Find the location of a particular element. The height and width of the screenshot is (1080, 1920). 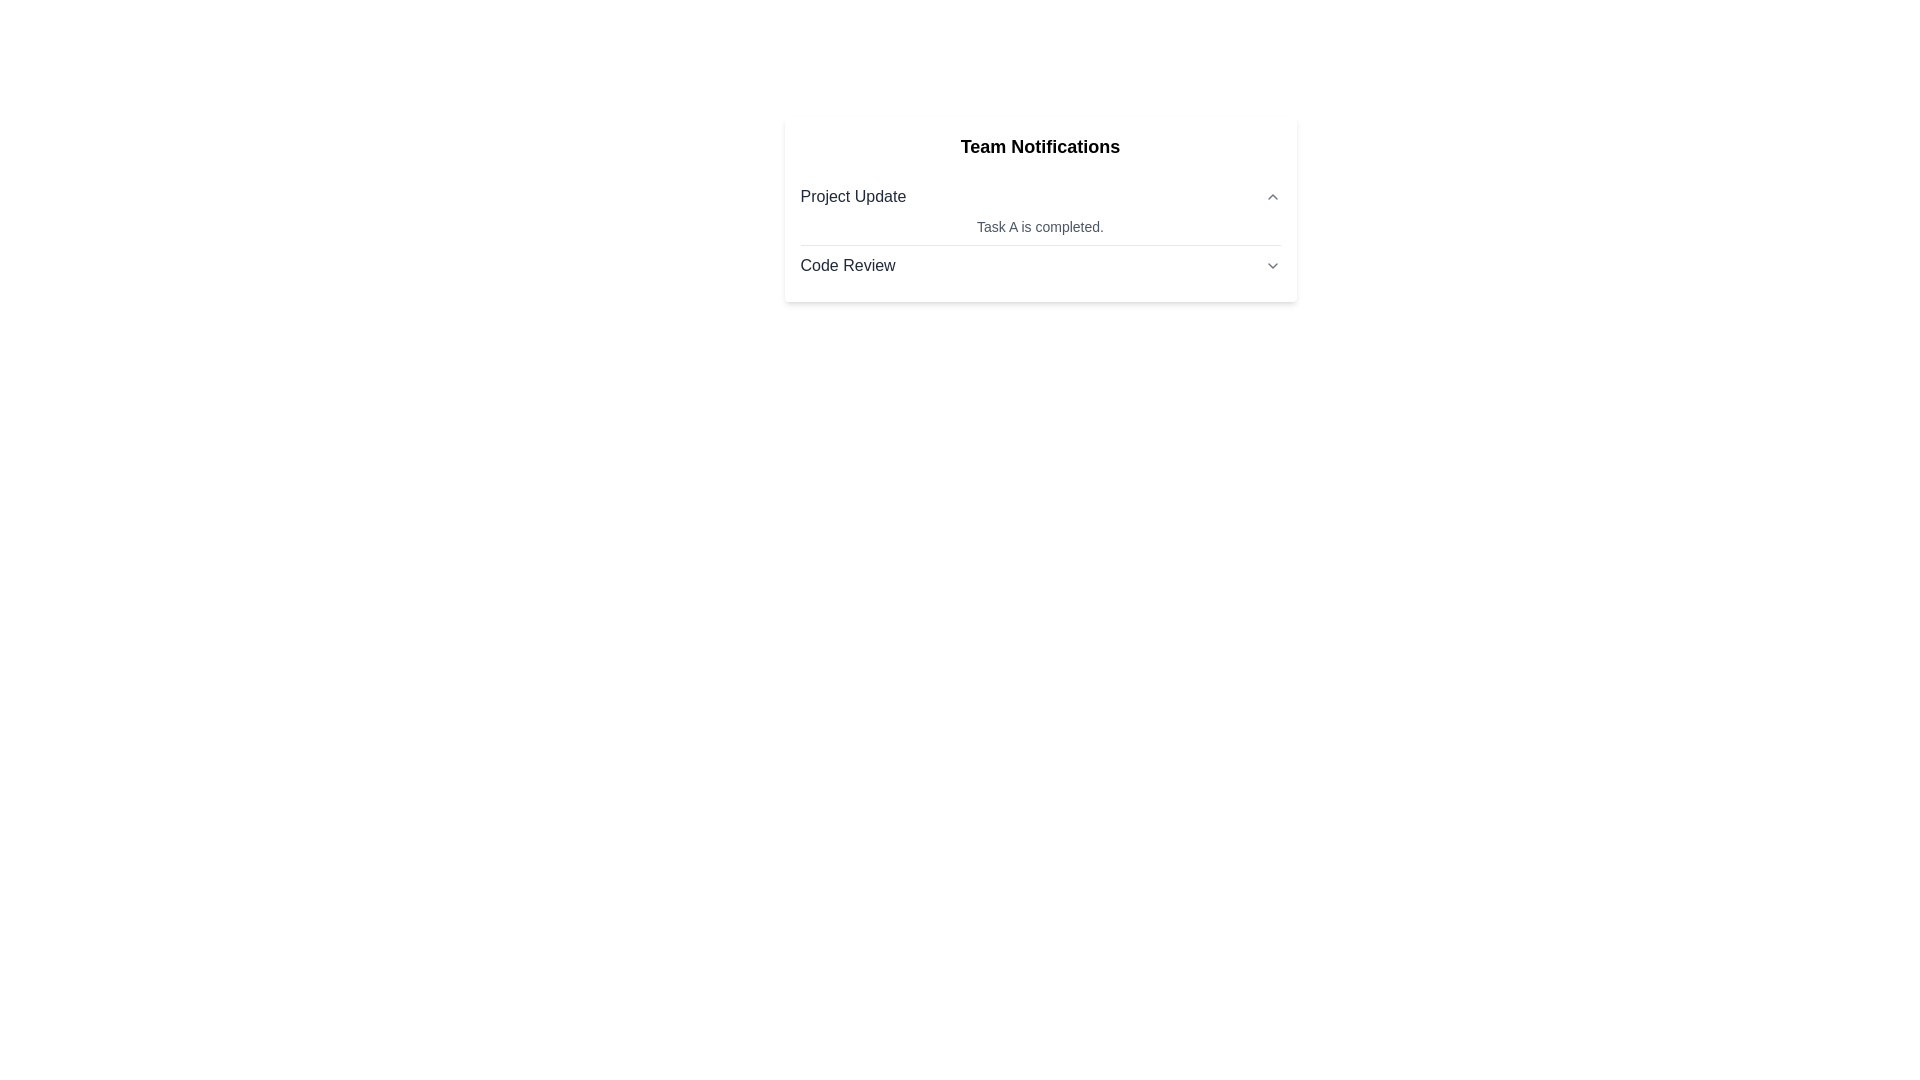

the downward-facing gray arrow icon is located at coordinates (1271, 265).